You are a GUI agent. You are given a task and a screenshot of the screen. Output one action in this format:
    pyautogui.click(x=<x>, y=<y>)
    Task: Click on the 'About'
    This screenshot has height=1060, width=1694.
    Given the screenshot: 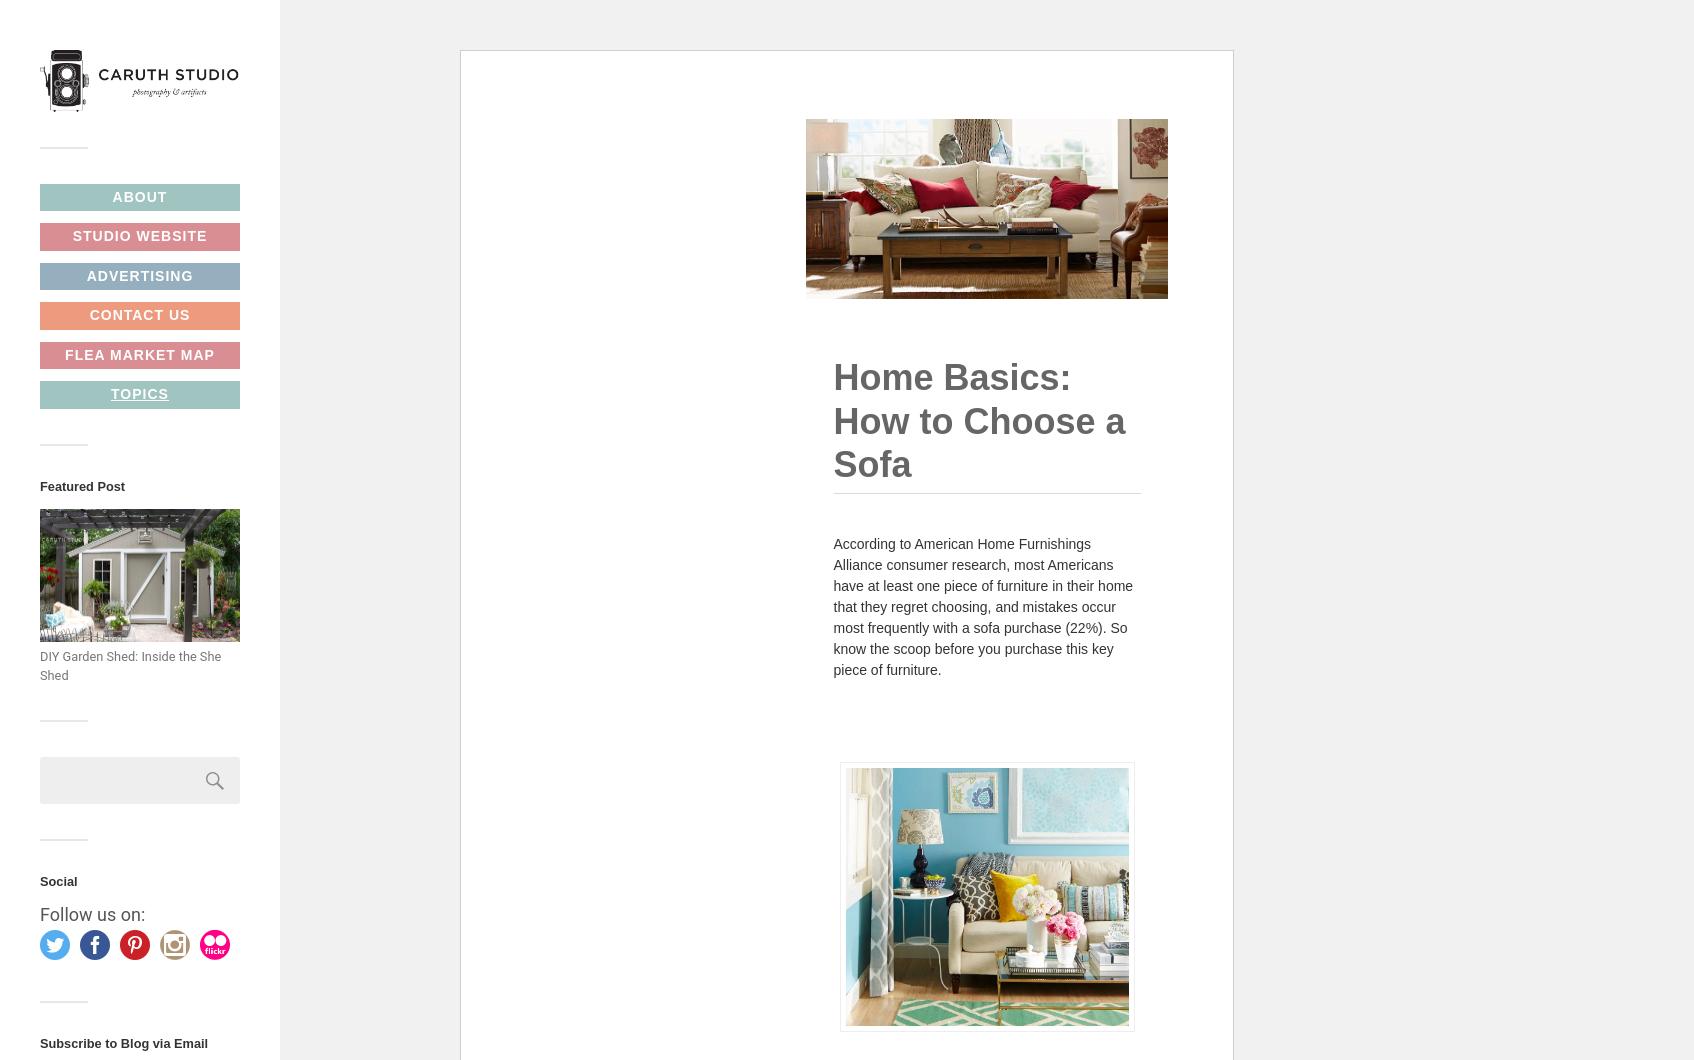 What is the action you would take?
    pyautogui.click(x=138, y=194)
    